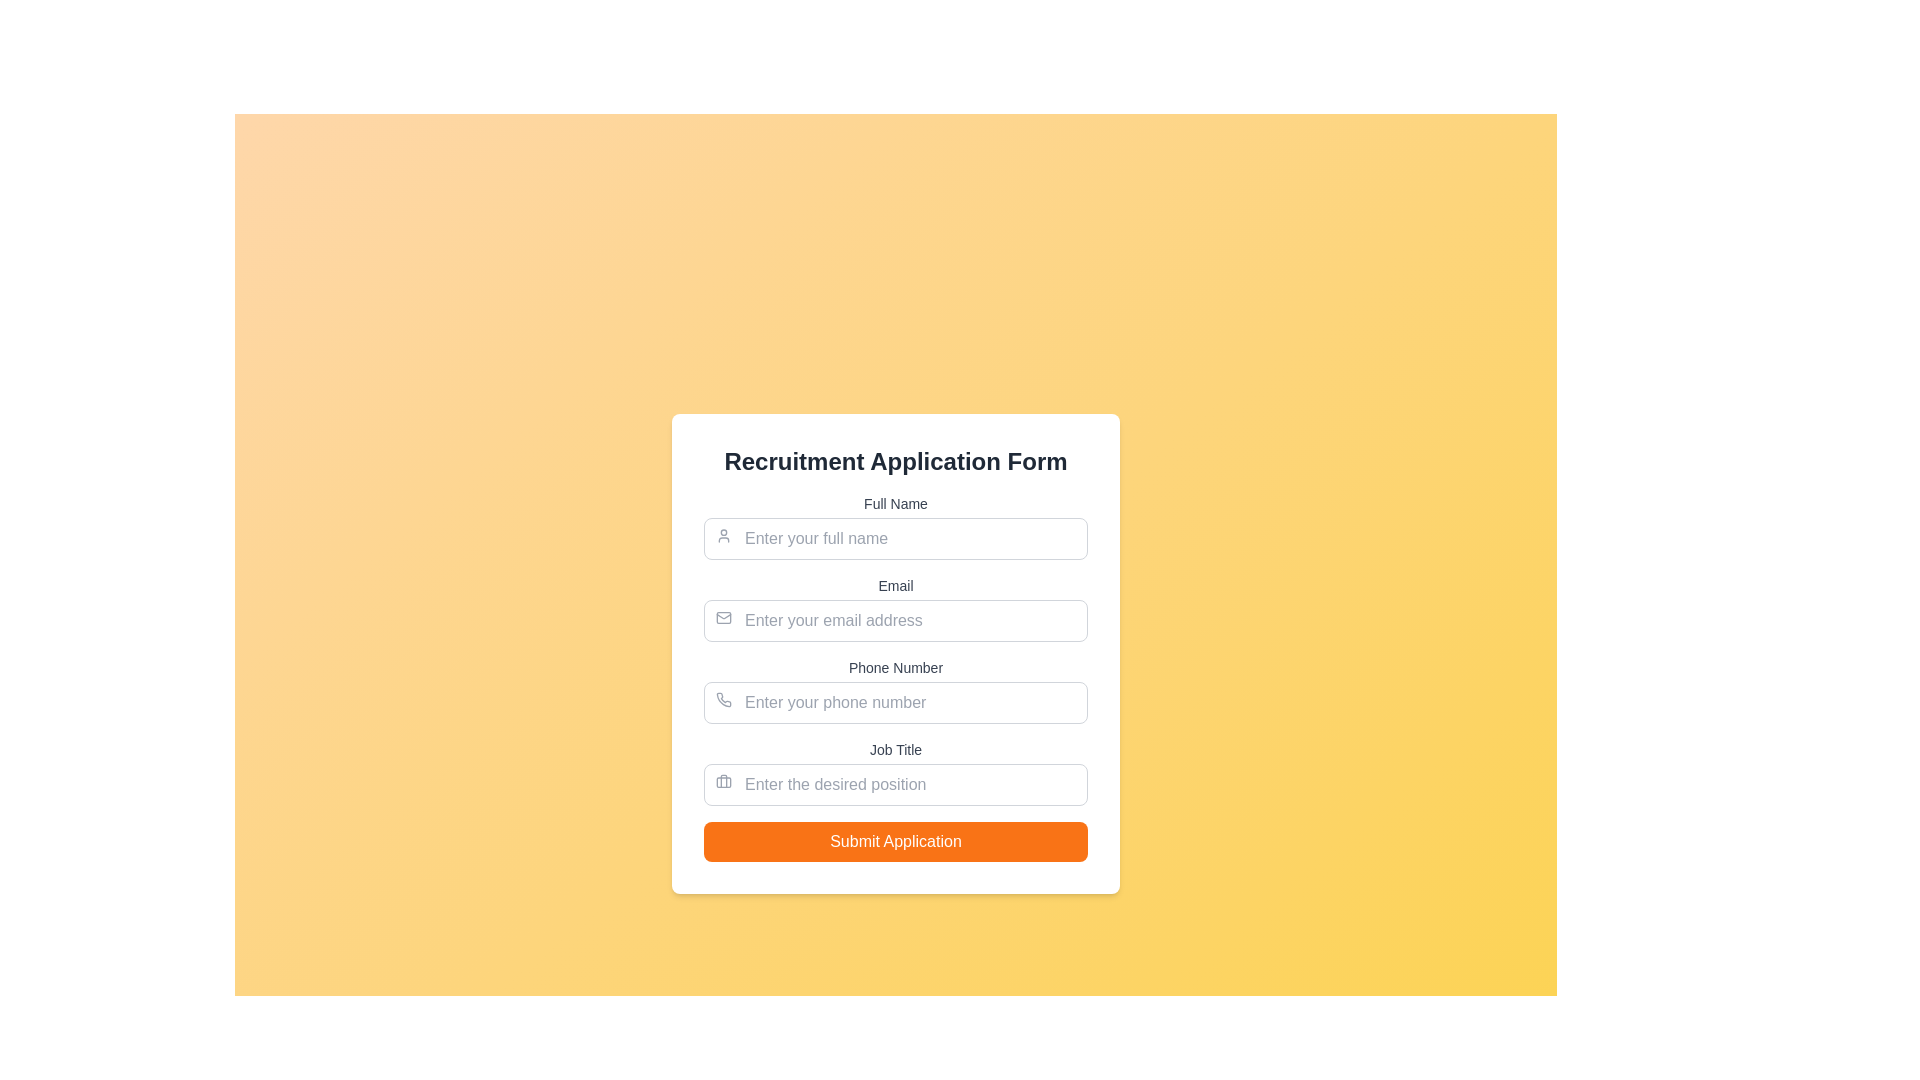 The image size is (1920, 1080). I want to click on the decorative icon located on the left side of the job title input field in the recruitment application form, so click(723, 781).